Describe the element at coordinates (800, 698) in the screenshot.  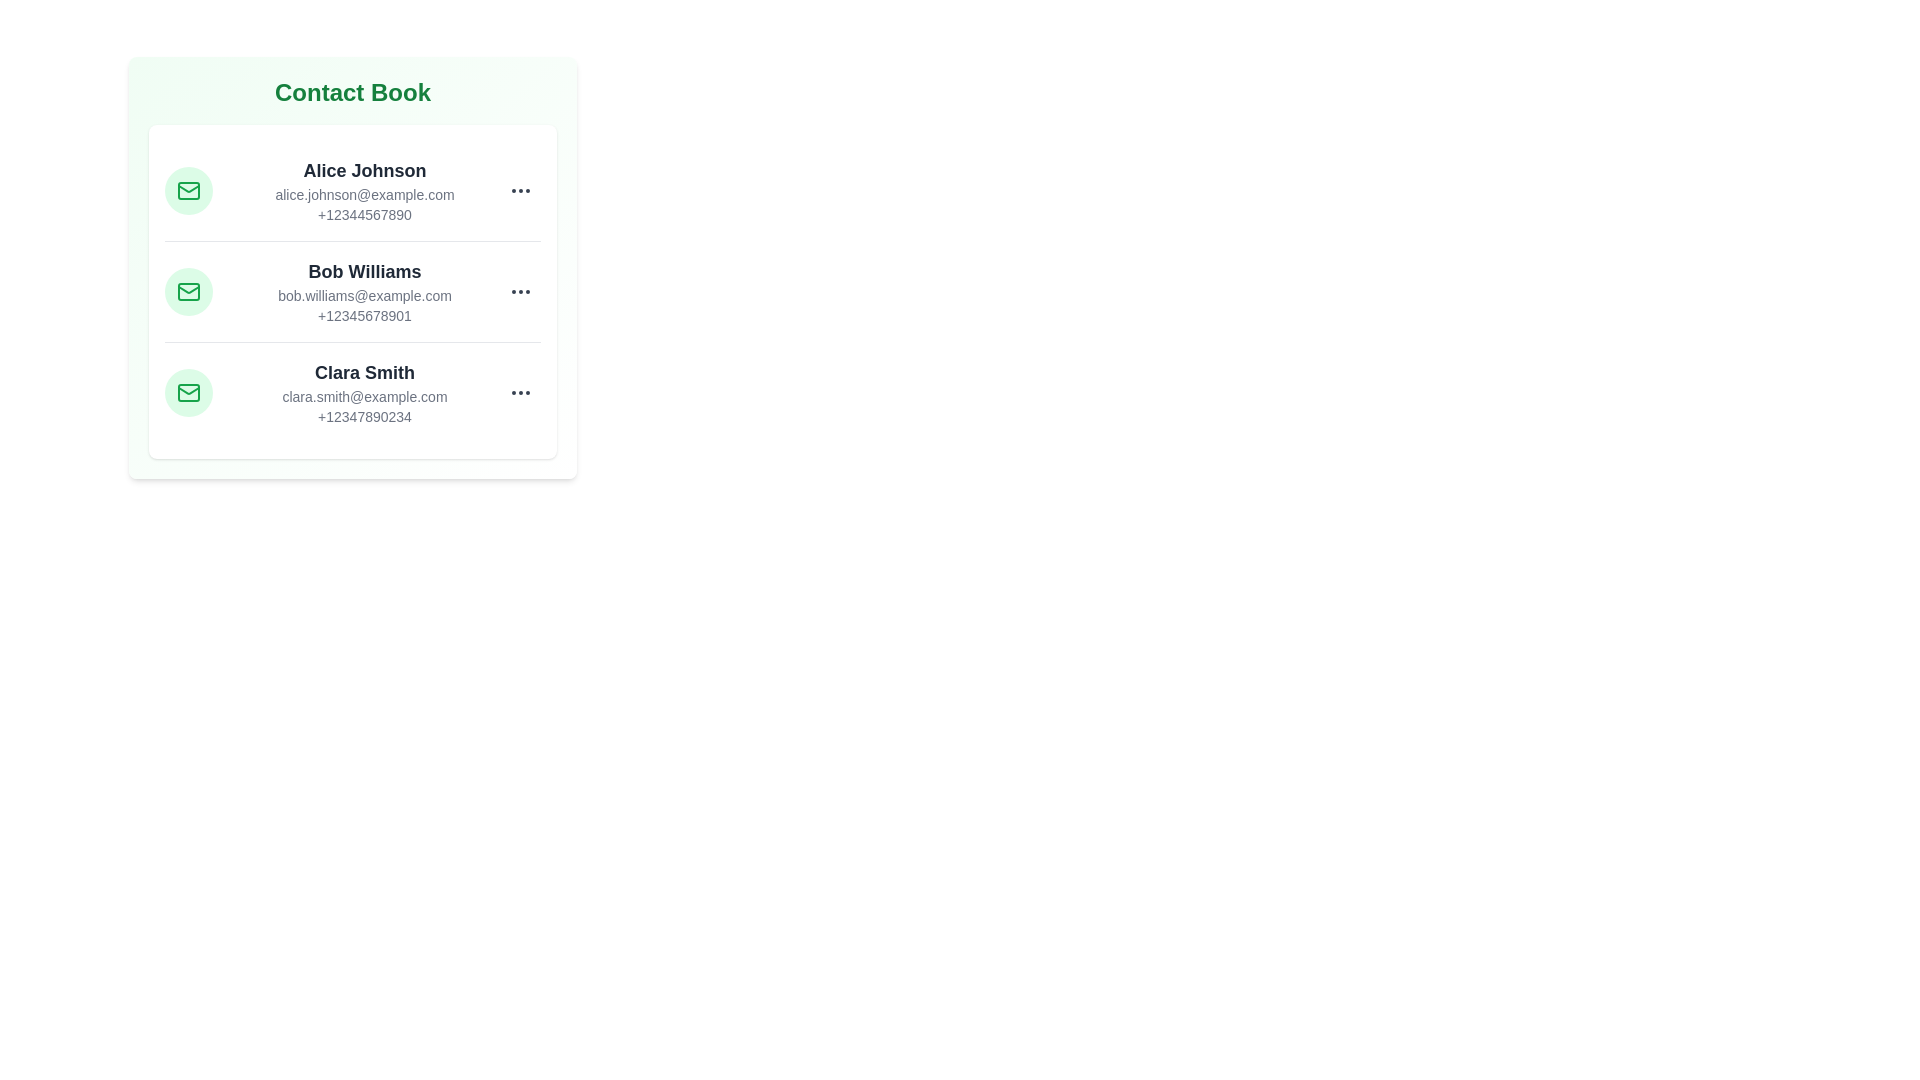
I see `the background area outside the contact list container to dismiss any active focus` at that location.